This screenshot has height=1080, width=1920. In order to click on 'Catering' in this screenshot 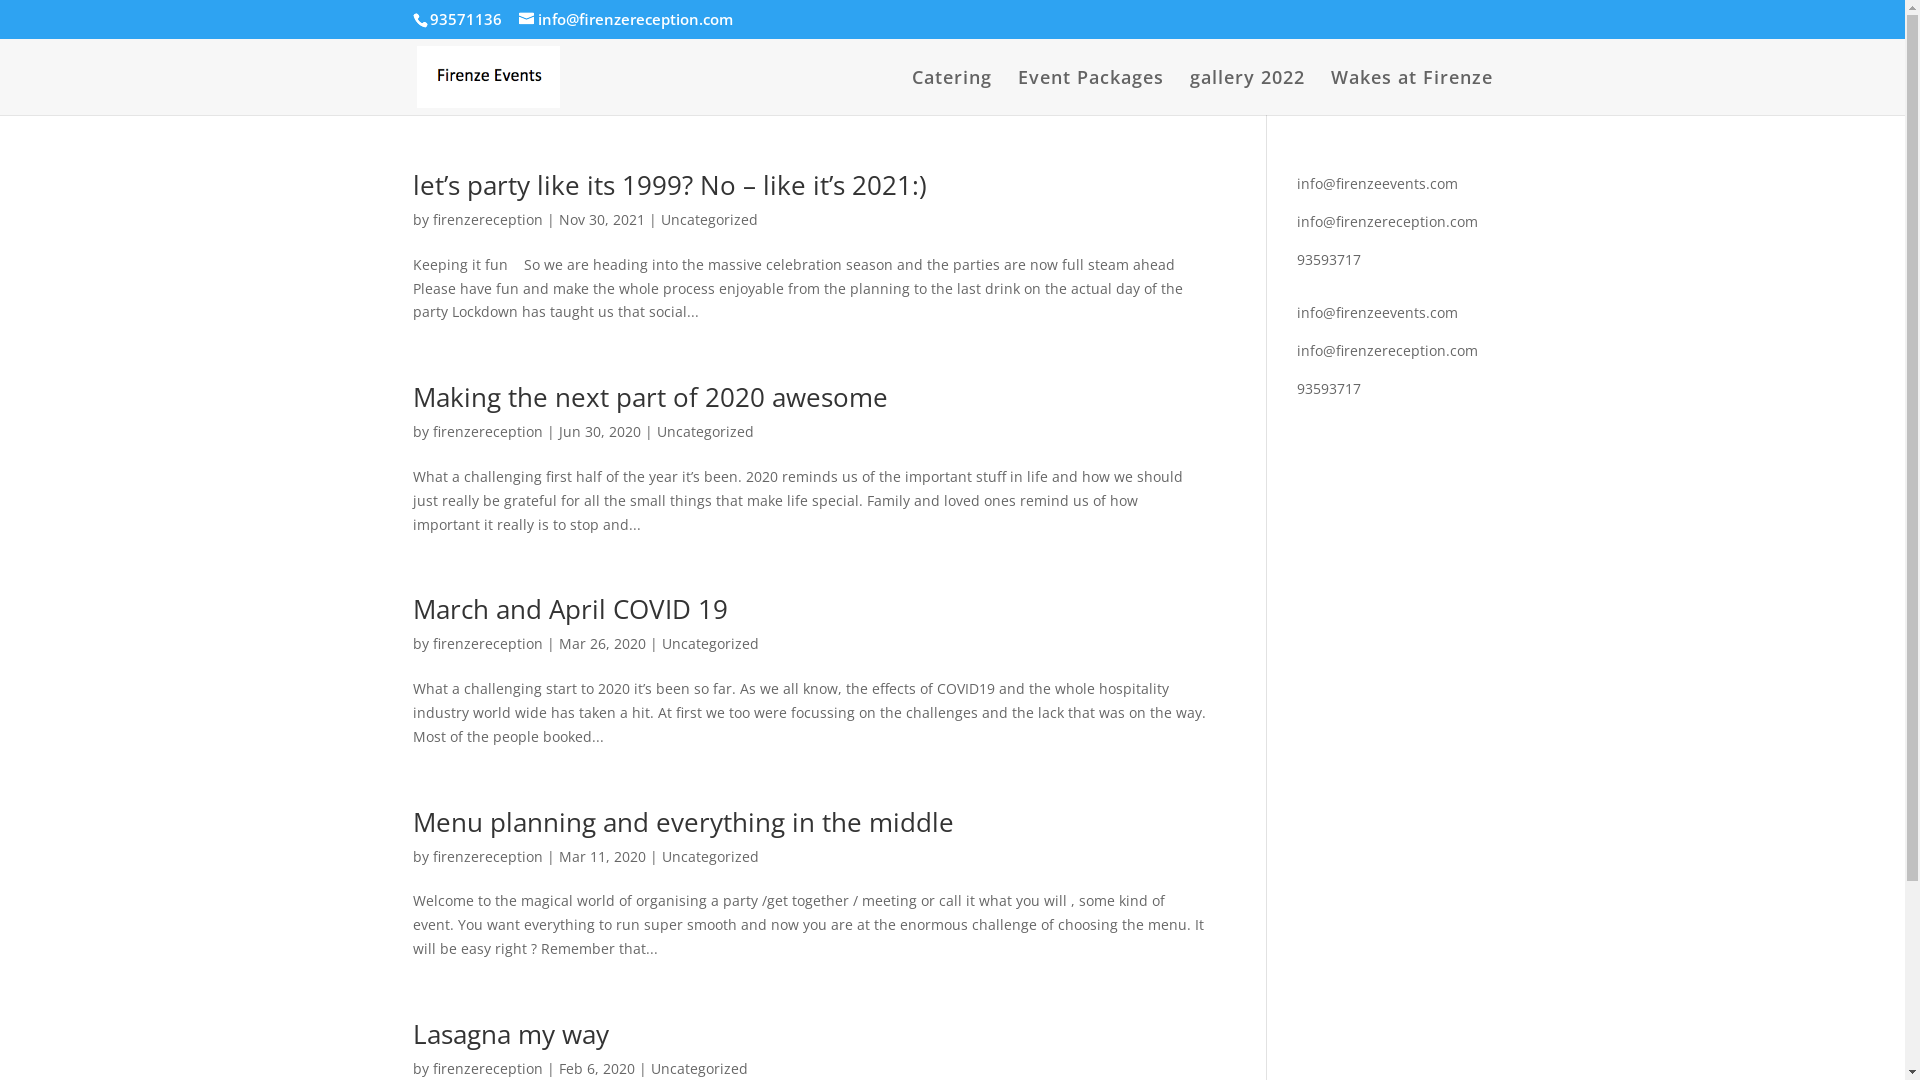, I will do `click(950, 92)`.